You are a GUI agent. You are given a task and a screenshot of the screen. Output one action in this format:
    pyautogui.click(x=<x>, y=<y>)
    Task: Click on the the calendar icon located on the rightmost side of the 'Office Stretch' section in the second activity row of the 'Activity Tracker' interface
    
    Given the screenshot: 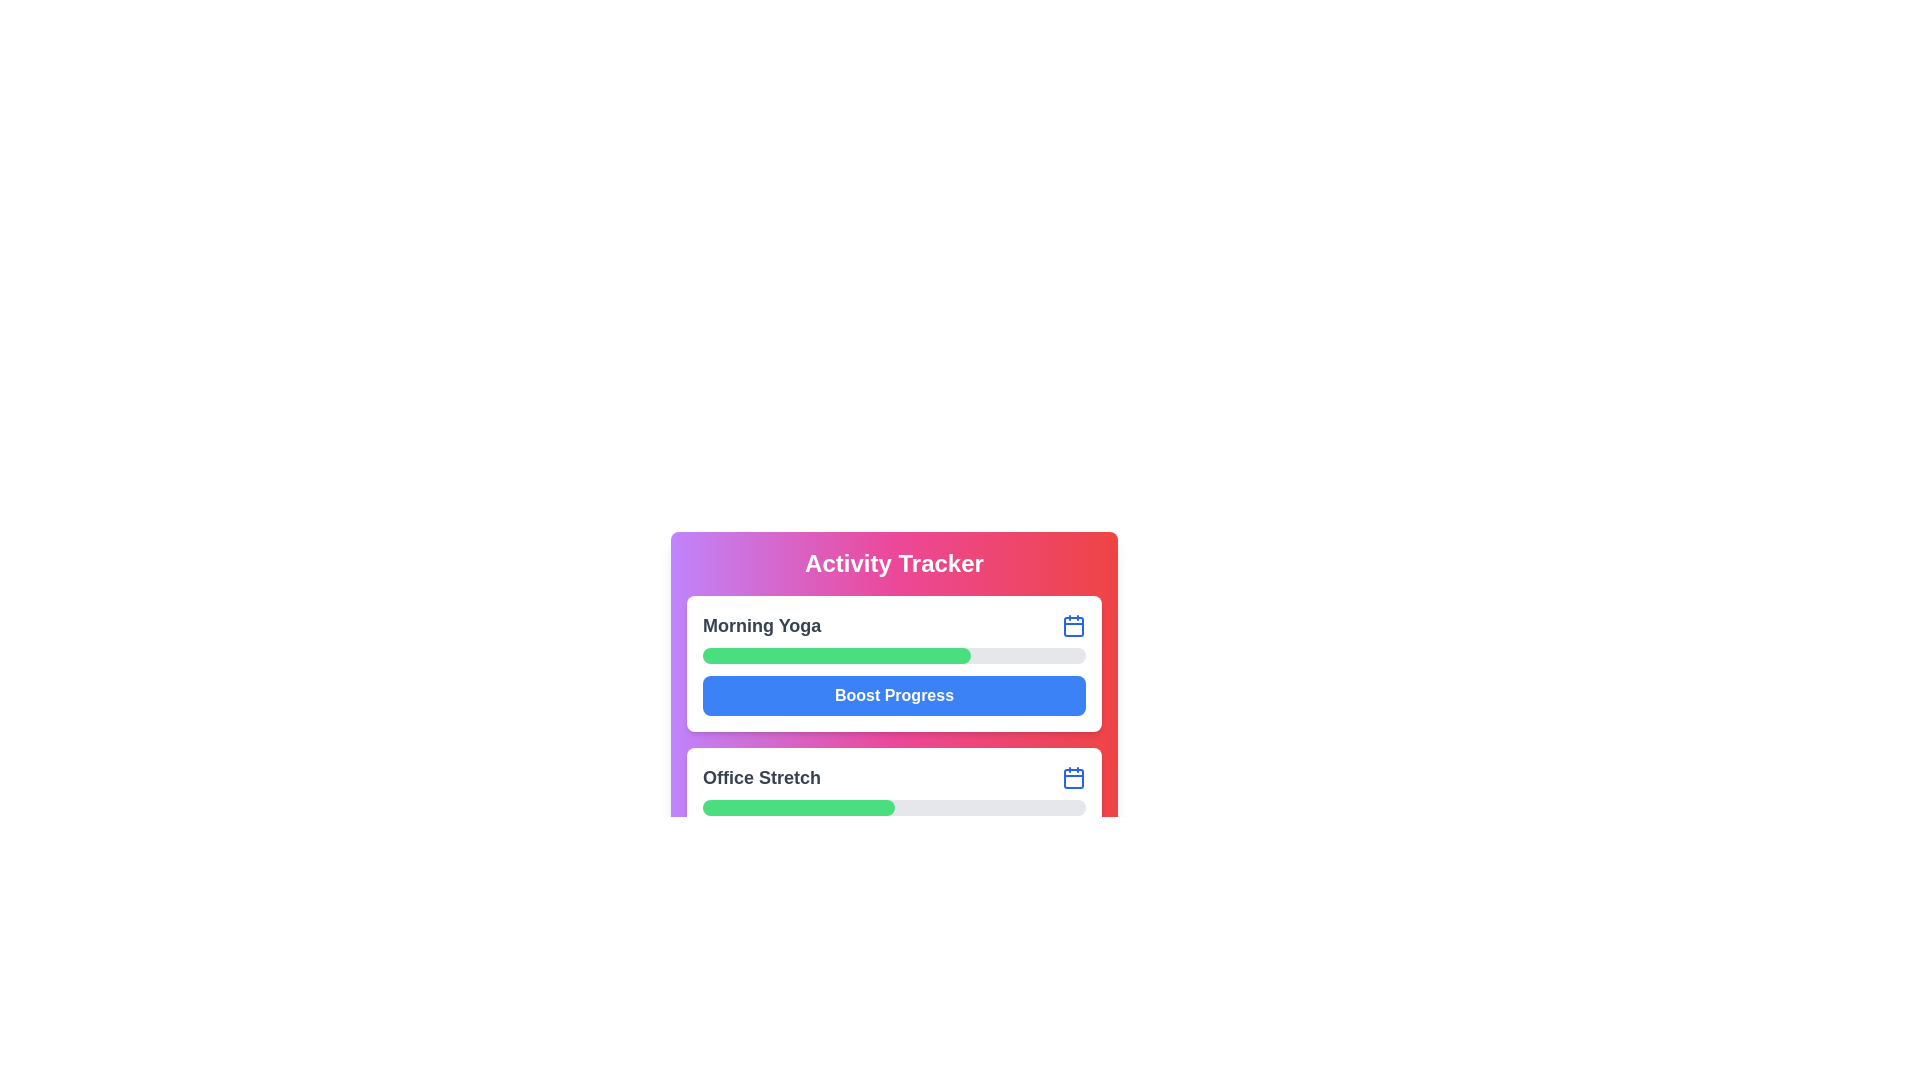 What is the action you would take?
    pyautogui.click(x=1073, y=777)
    